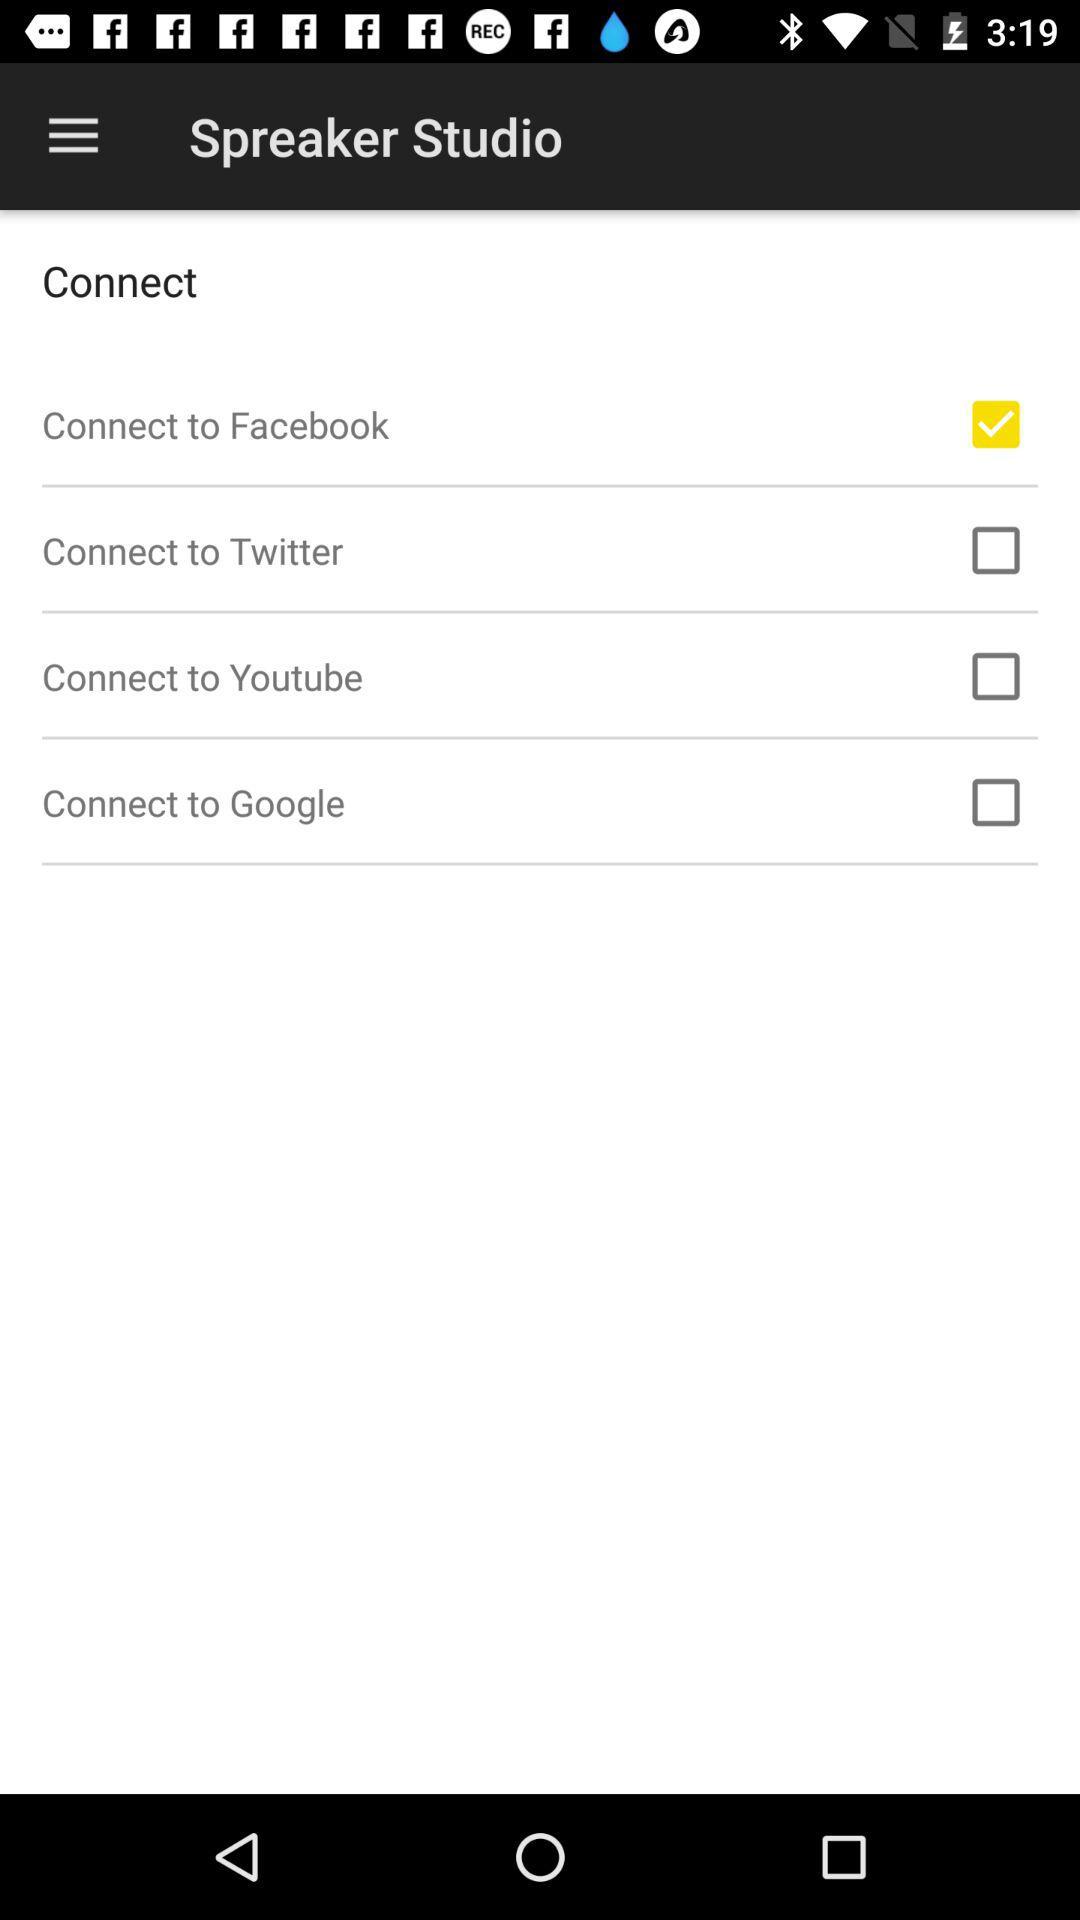 This screenshot has width=1080, height=1920. What do you see at coordinates (995, 676) in the screenshot?
I see `connect youtube account` at bounding box center [995, 676].